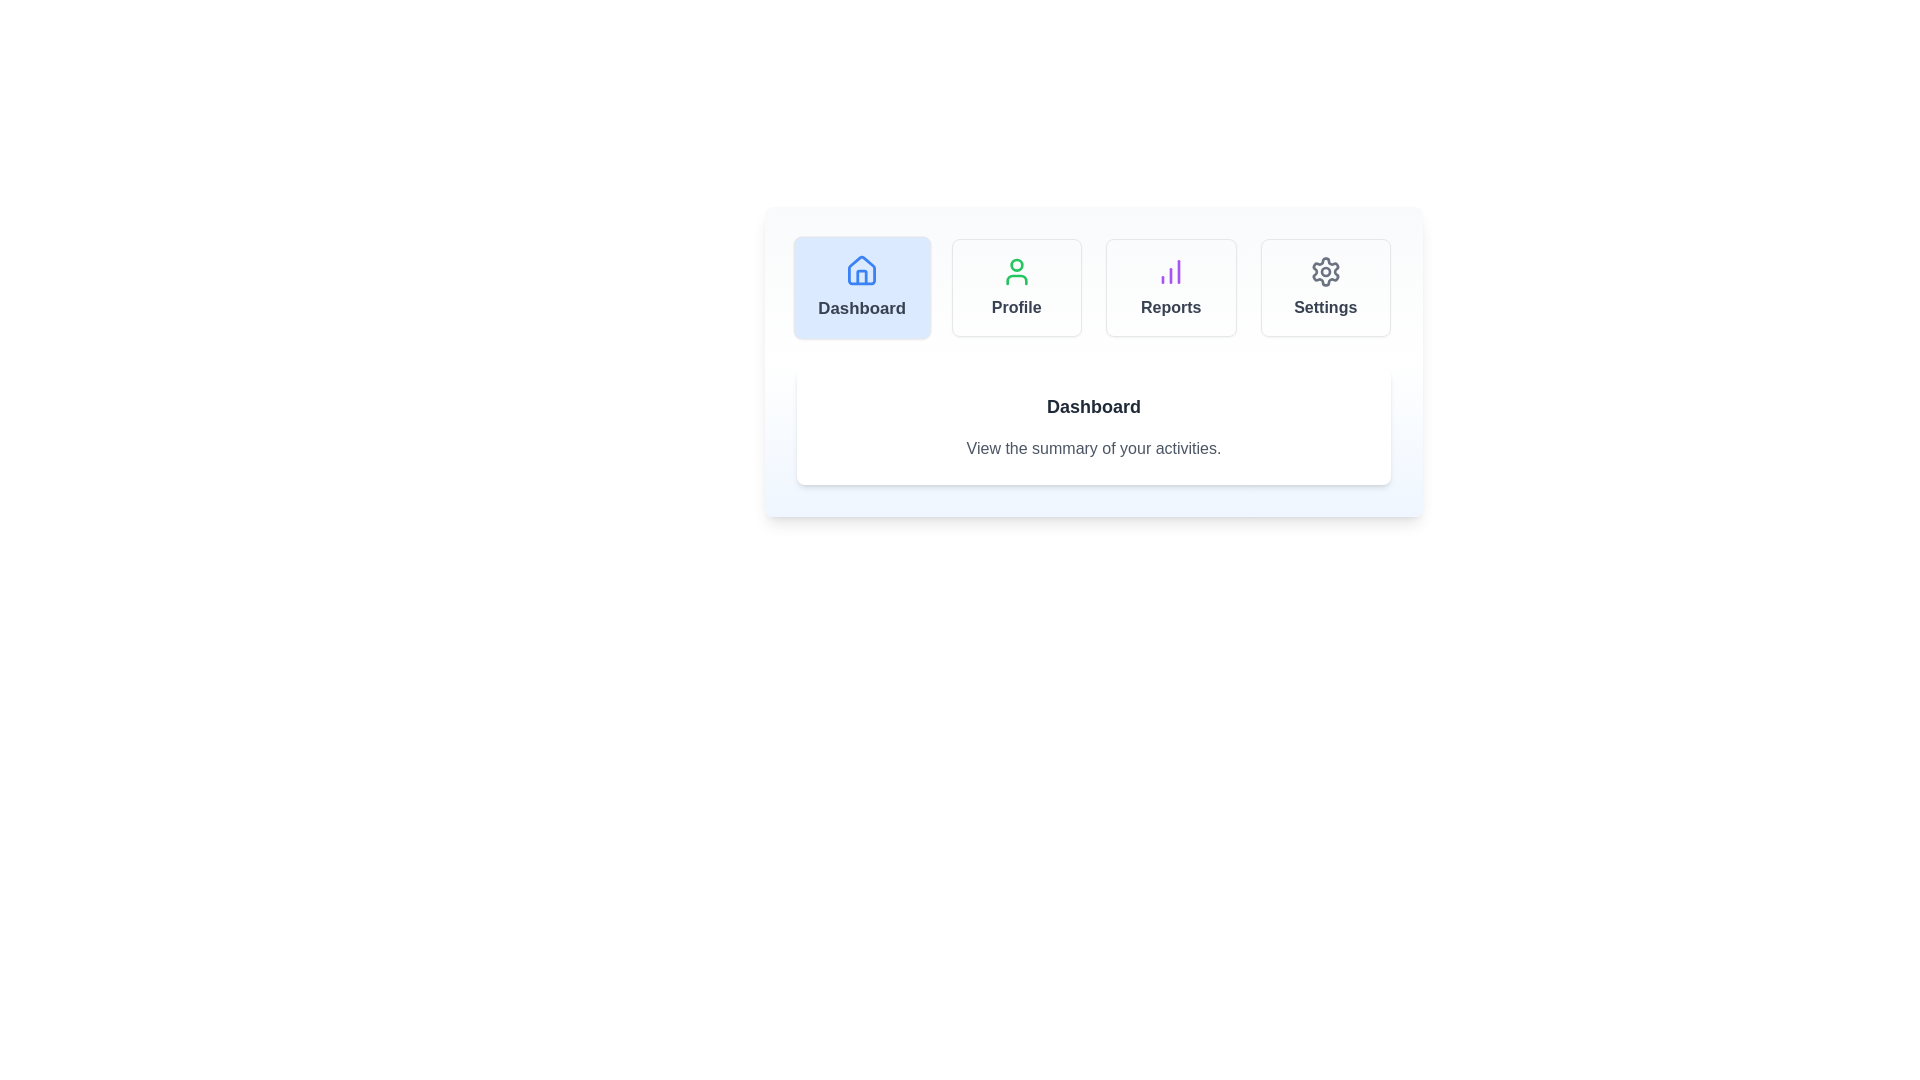 The image size is (1920, 1080). What do you see at coordinates (1325, 288) in the screenshot?
I see `the Settings tab to navigate to it` at bounding box center [1325, 288].